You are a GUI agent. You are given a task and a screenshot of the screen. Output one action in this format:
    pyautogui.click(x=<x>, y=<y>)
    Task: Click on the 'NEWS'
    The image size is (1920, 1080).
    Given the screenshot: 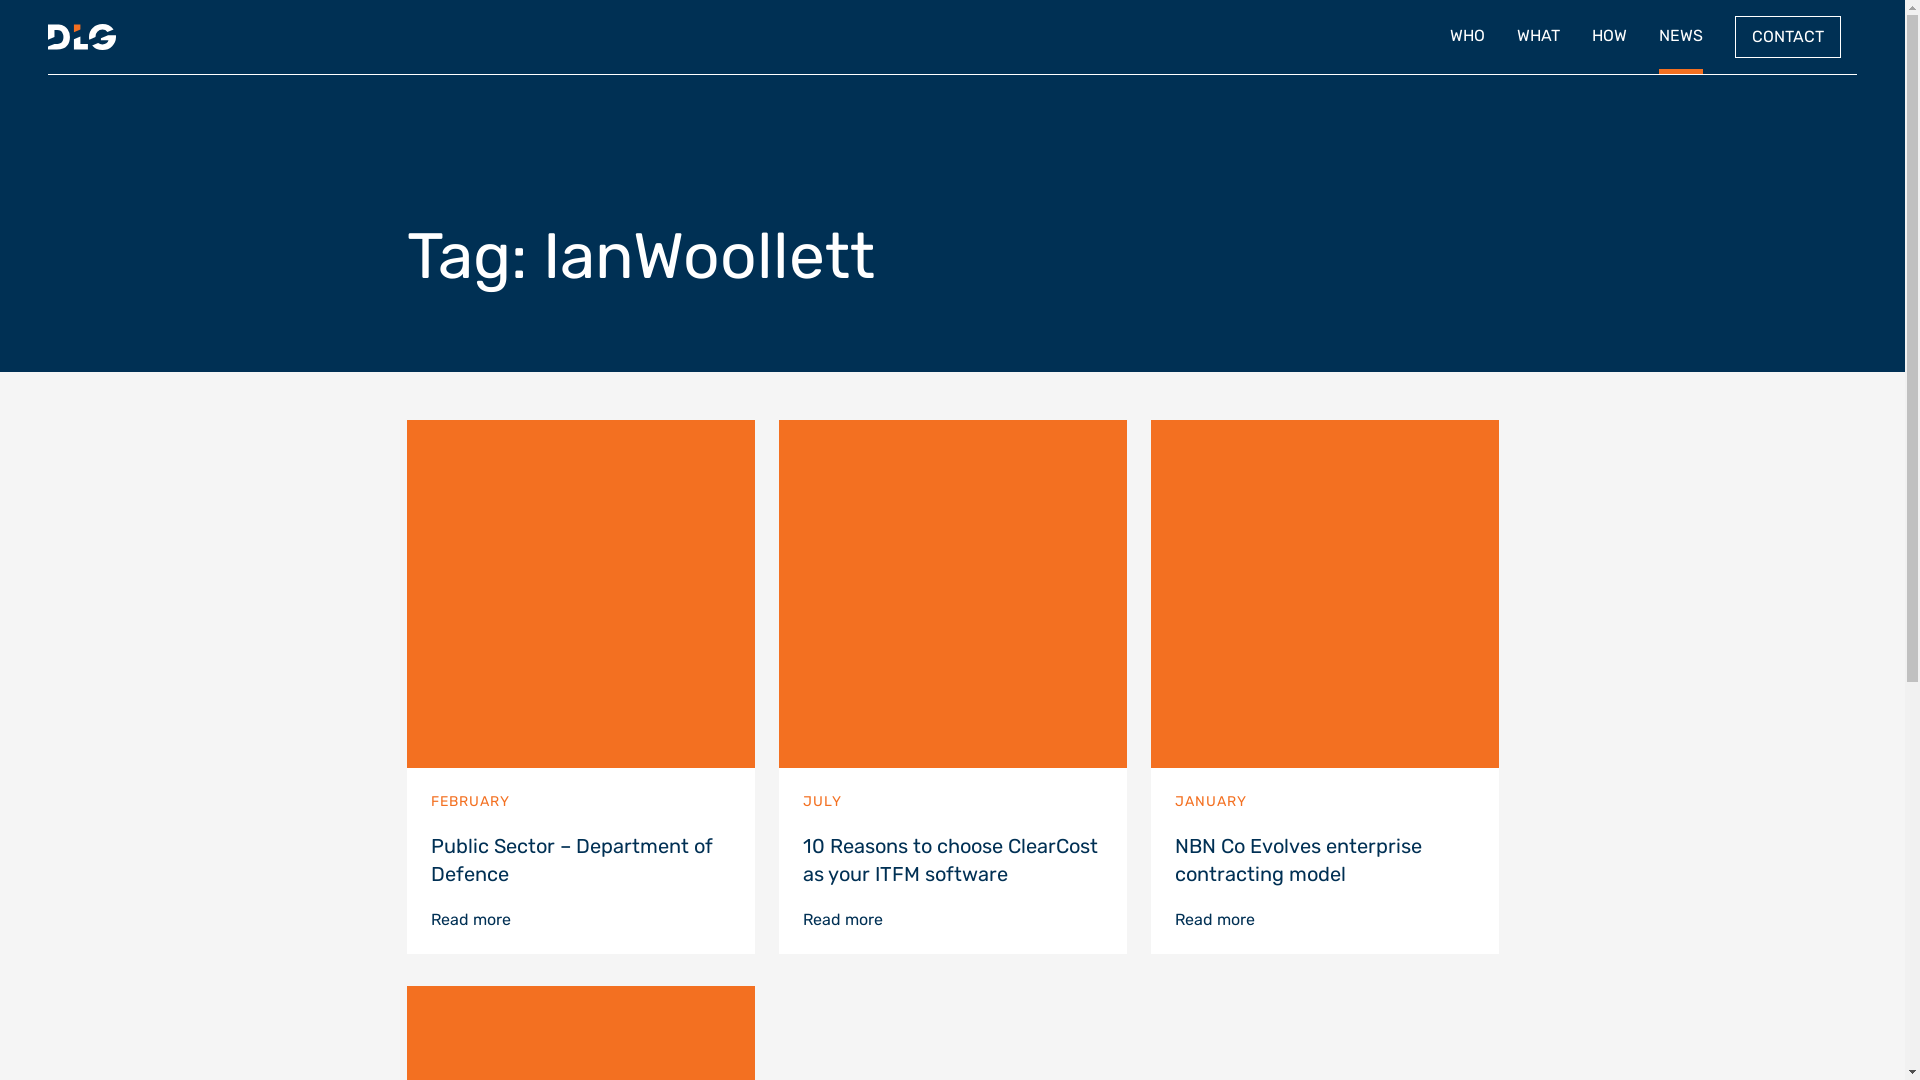 What is the action you would take?
    pyautogui.click(x=1680, y=37)
    